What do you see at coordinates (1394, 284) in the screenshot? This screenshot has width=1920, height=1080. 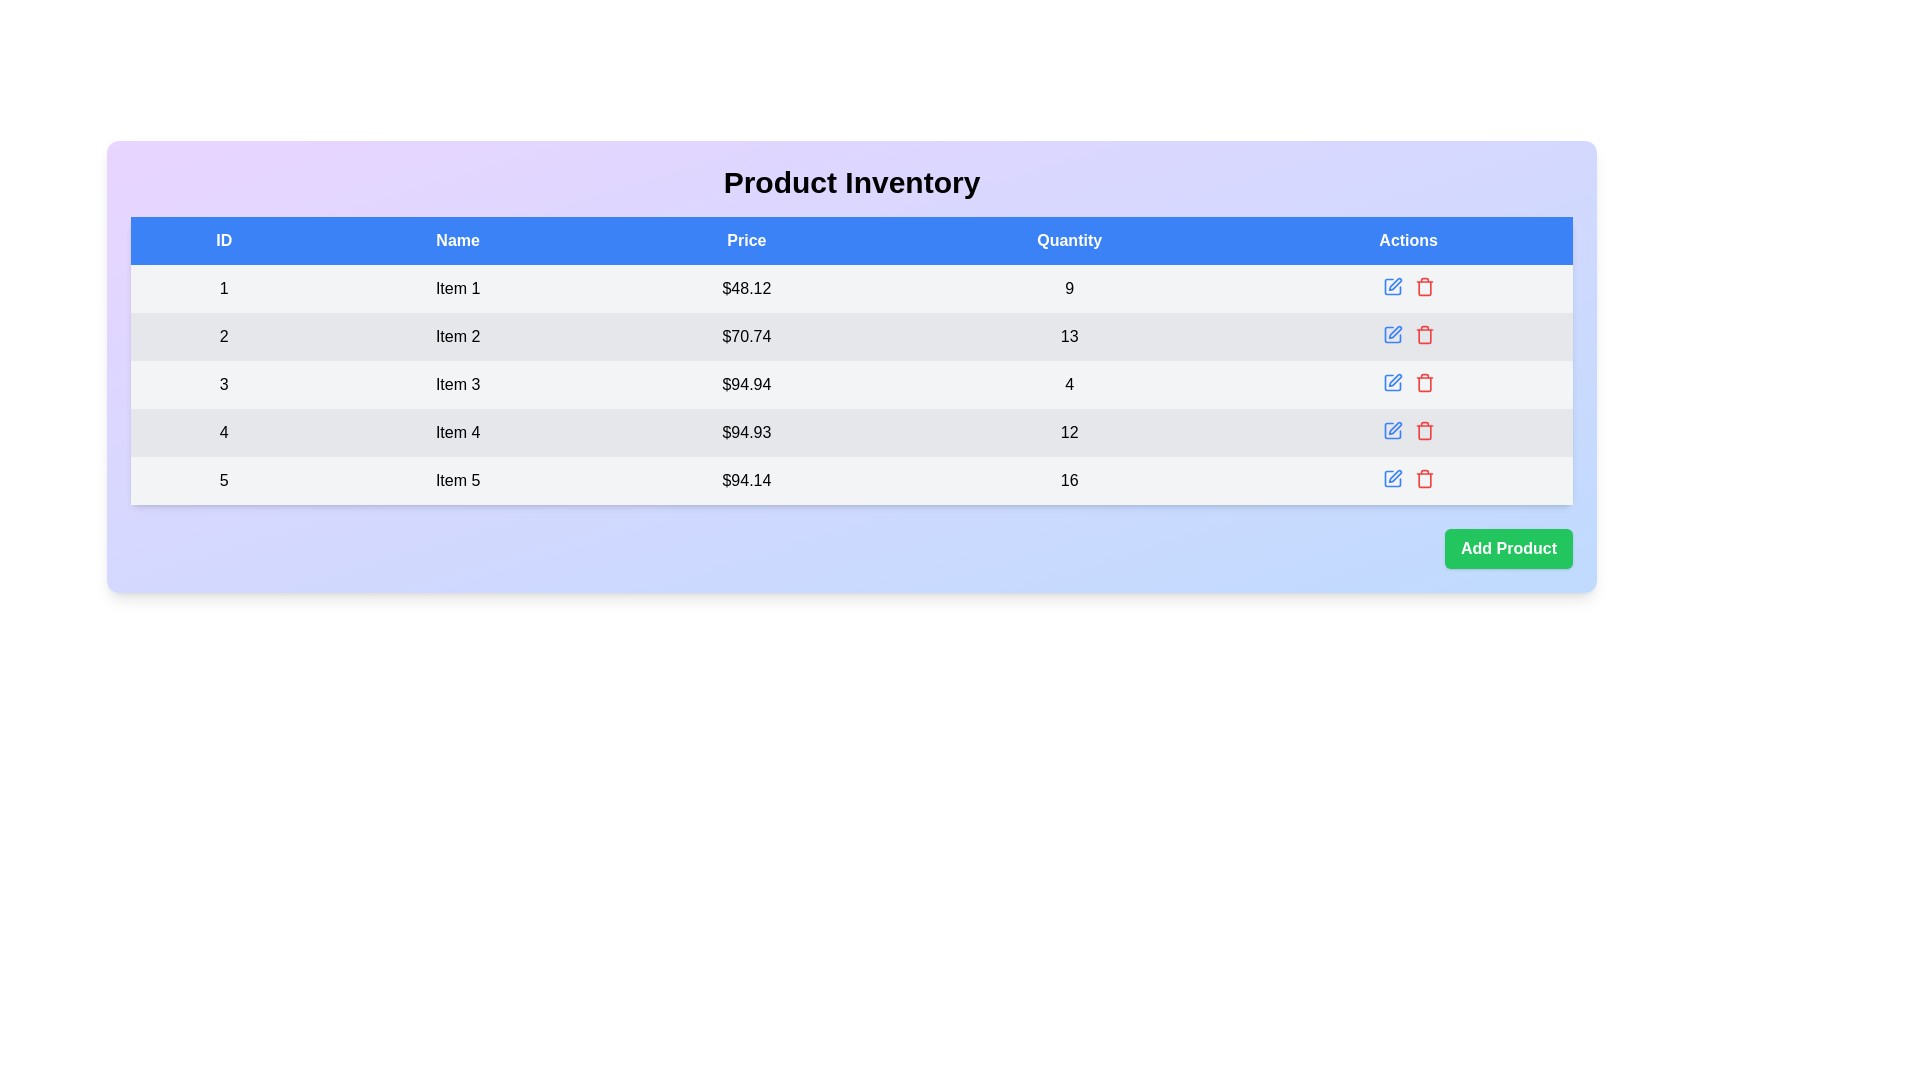 I see `the 'Edit' button located in the 'Actions' column of the first row in the 'Product Inventory' table` at bounding box center [1394, 284].